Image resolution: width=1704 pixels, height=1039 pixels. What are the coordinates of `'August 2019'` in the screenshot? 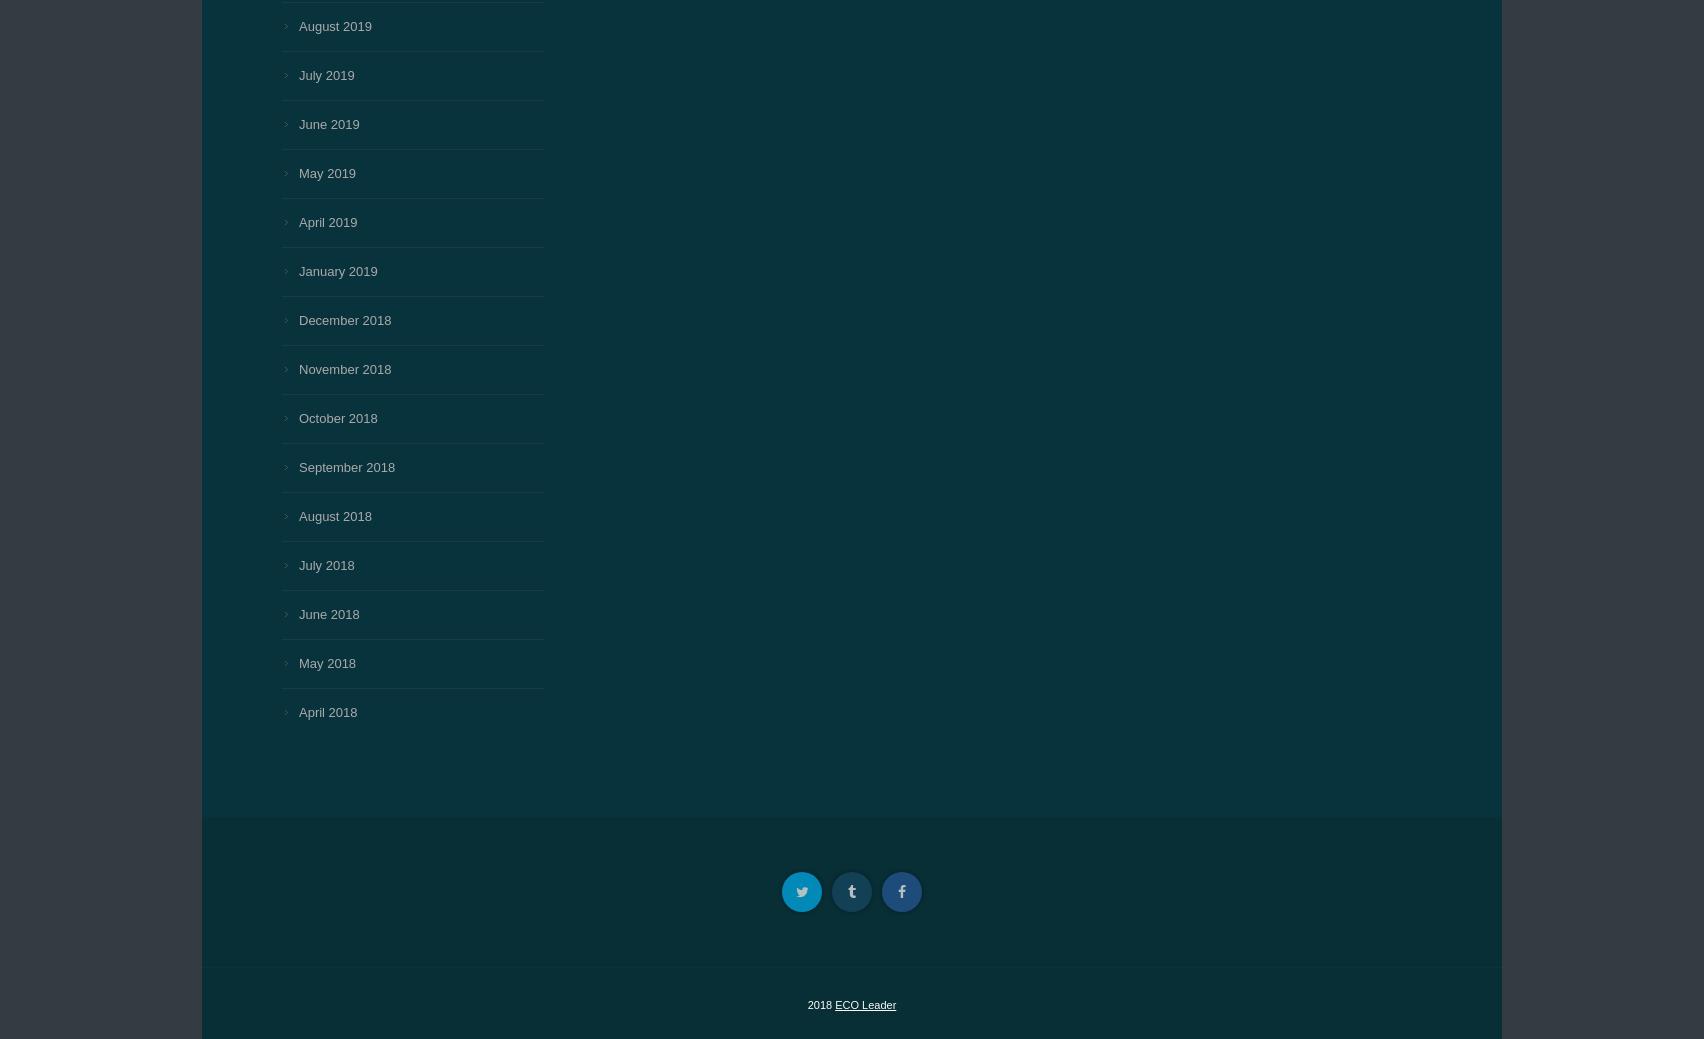 It's located at (334, 25).